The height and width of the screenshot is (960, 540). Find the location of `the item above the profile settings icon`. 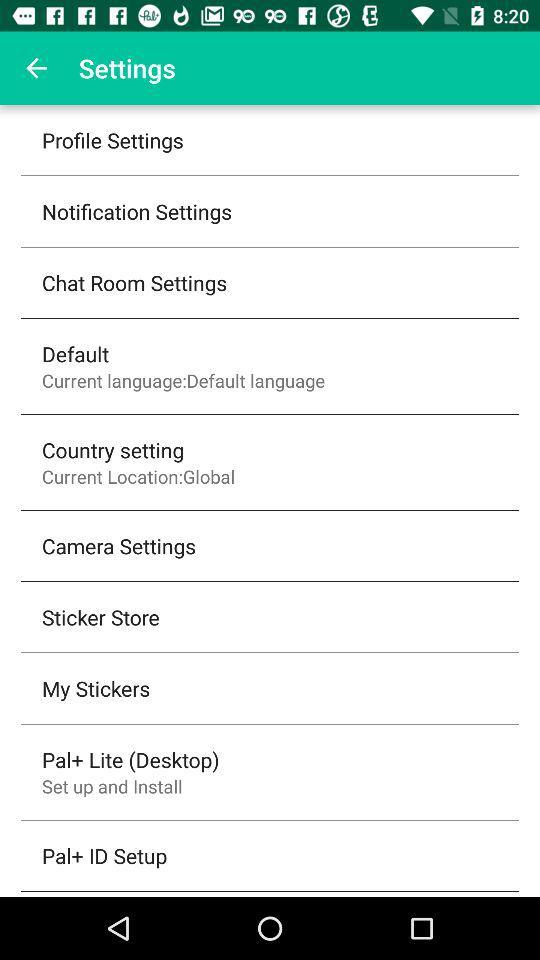

the item above the profile settings icon is located at coordinates (36, 68).